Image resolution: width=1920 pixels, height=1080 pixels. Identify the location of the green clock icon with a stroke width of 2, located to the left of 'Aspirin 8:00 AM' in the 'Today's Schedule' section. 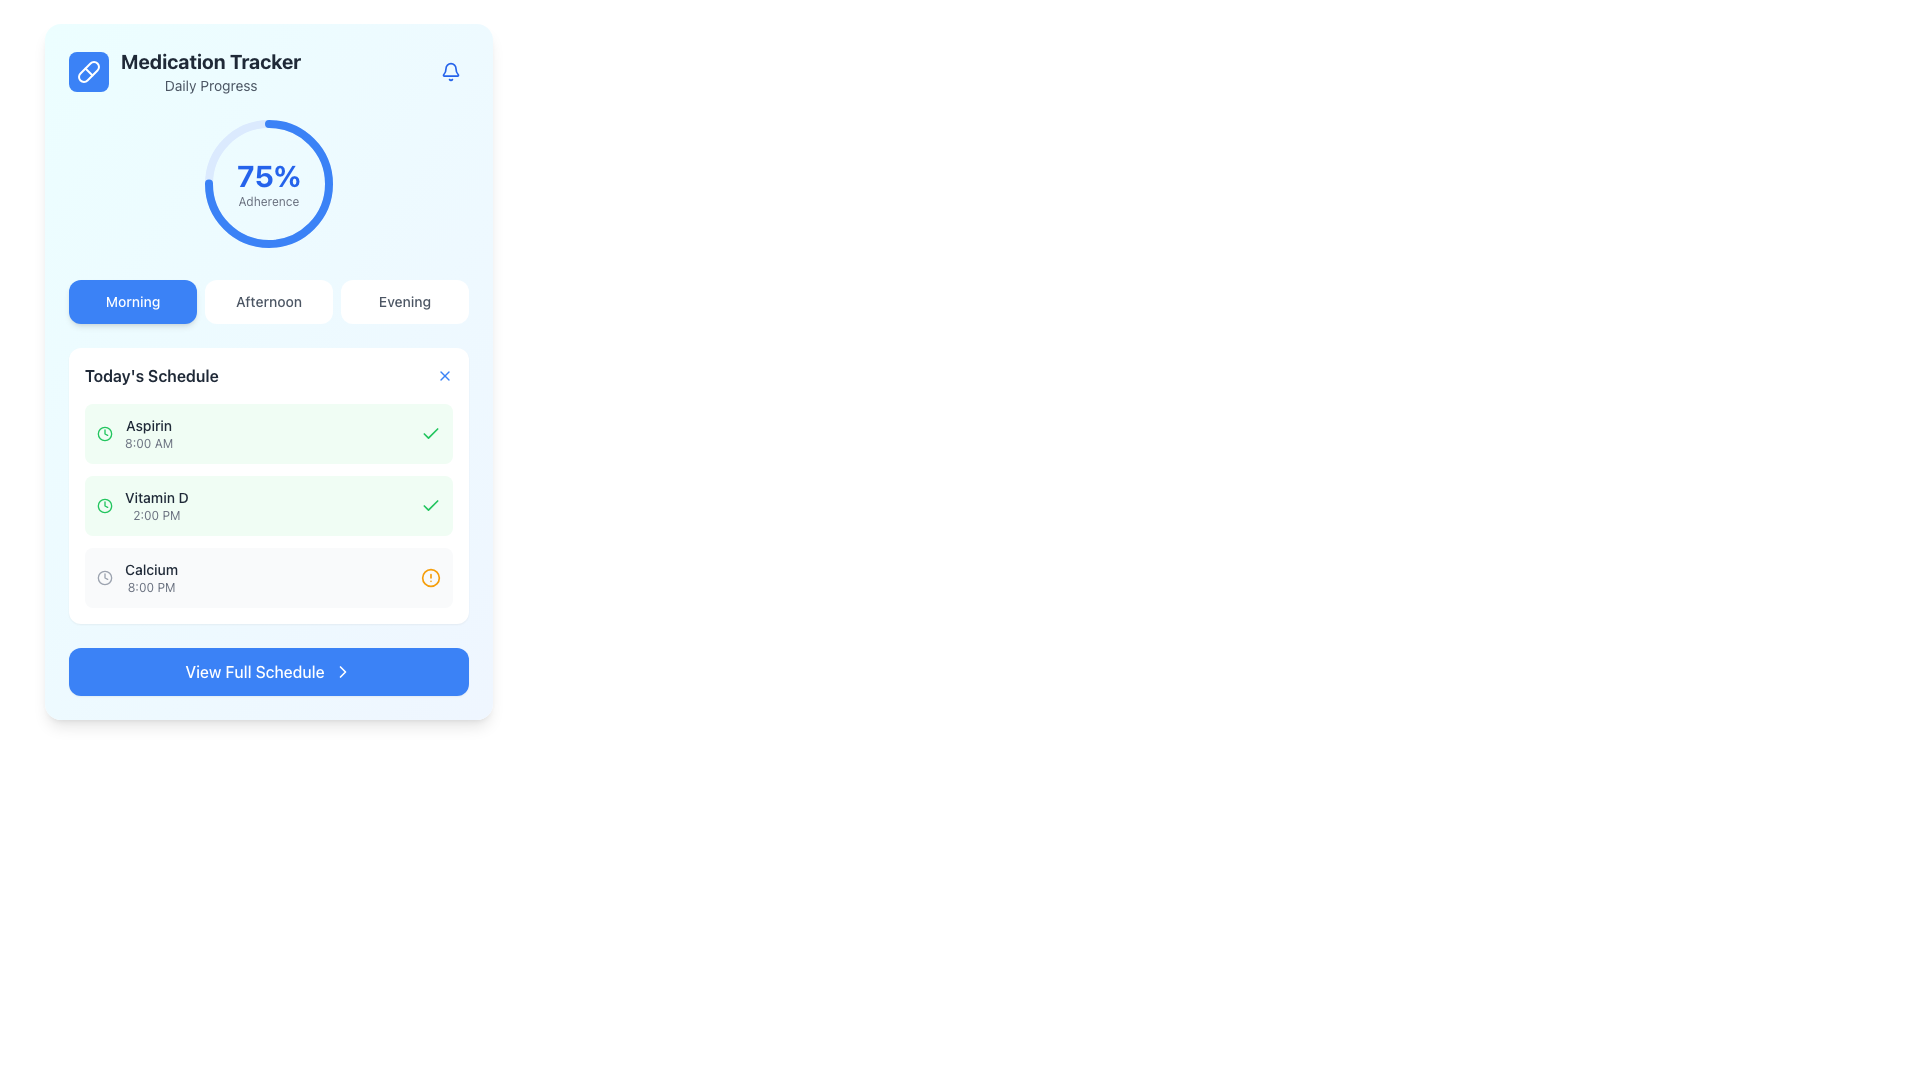
(104, 433).